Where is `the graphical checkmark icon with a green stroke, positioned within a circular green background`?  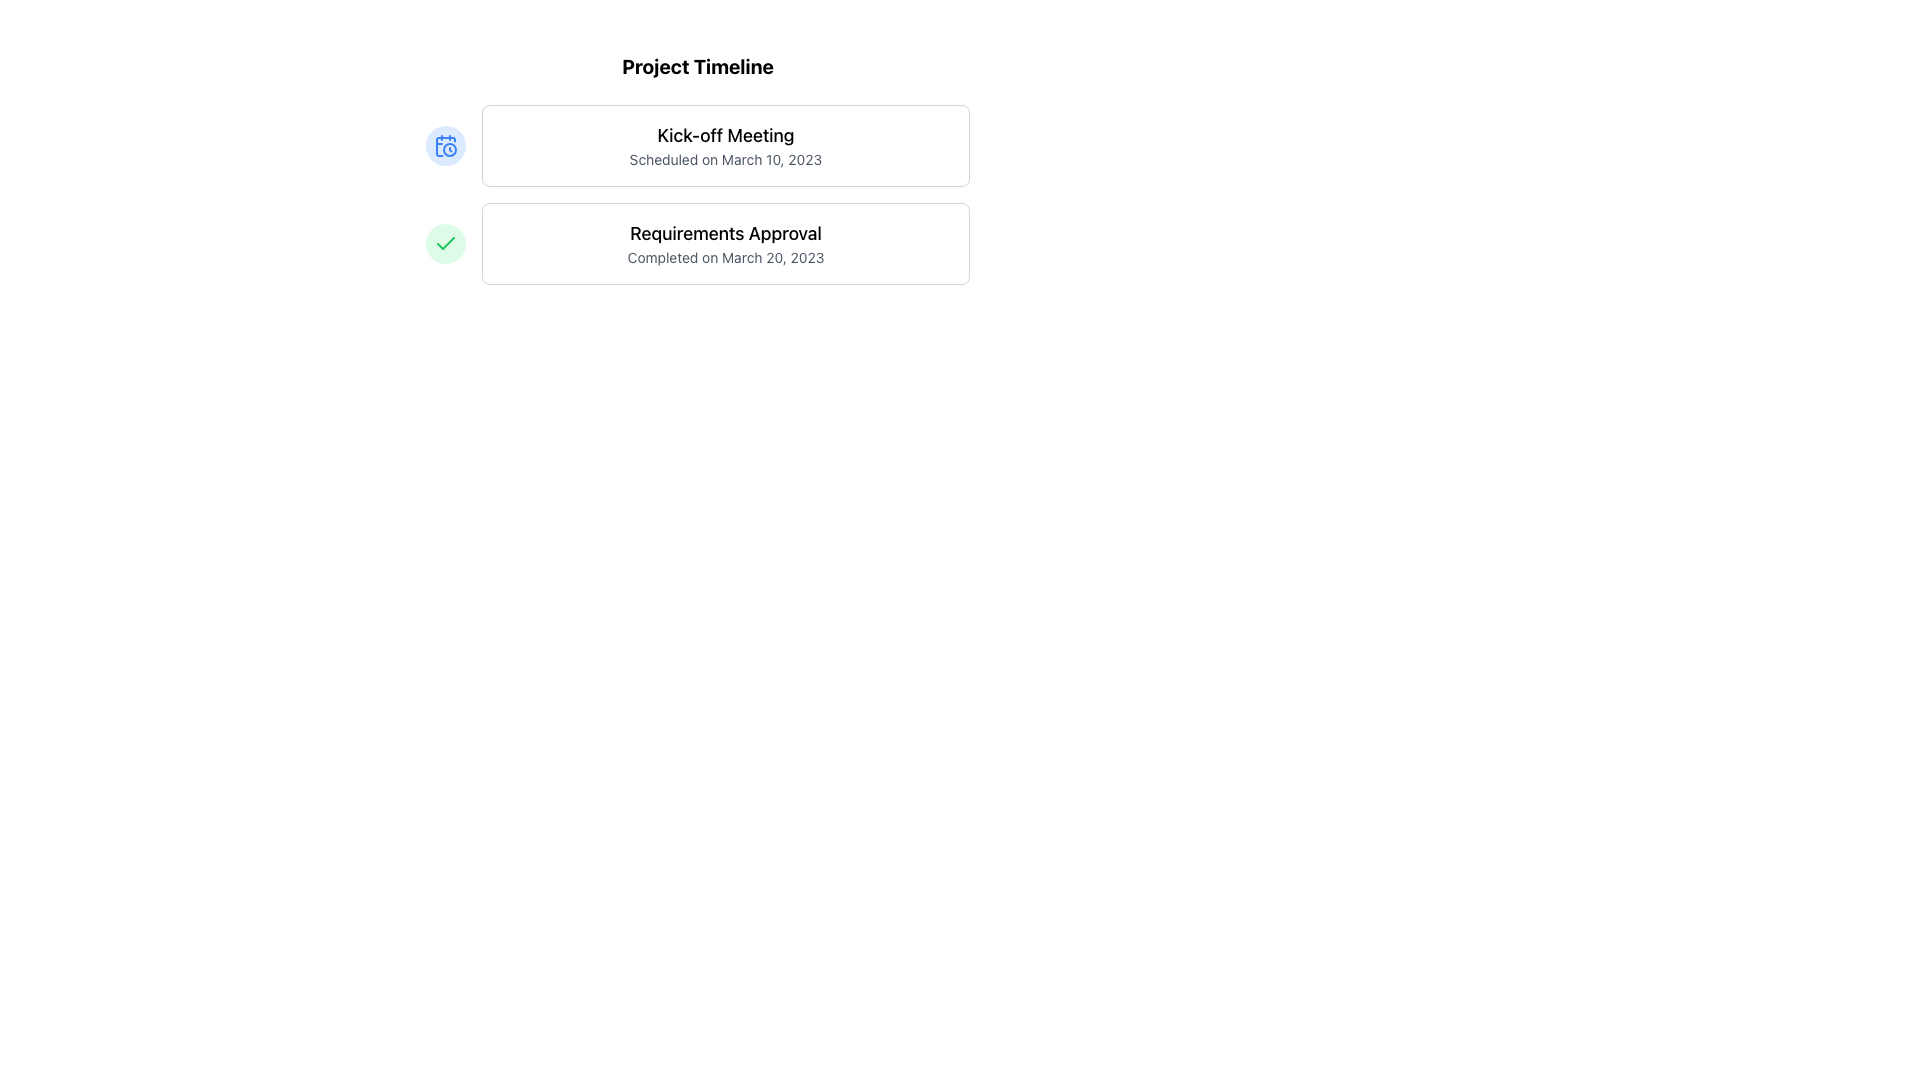
the graphical checkmark icon with a green stroke, positioned within a circular green background is located at coordinates (445, 242).